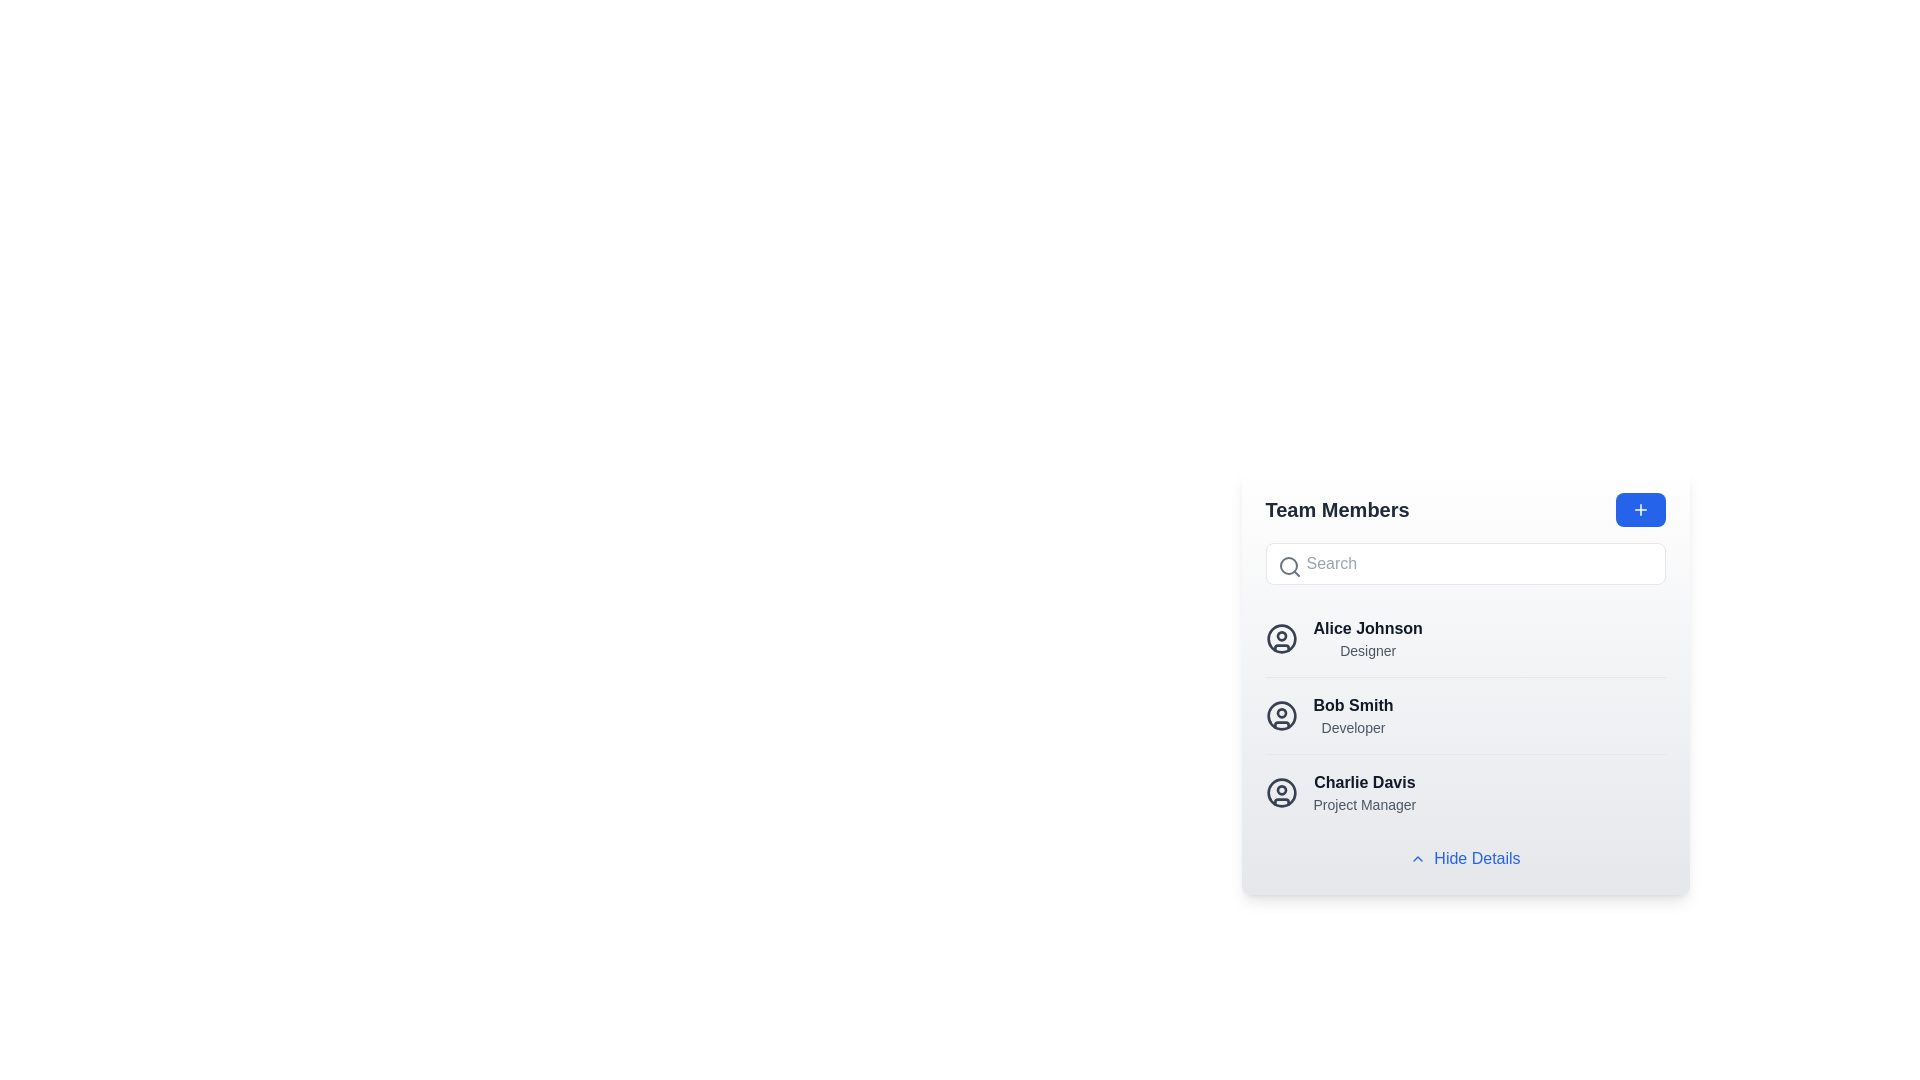 The image size is (1920, 1080). What do you see at coordinates (1281, 792) in the screenshot?
I see `the user profile icon representing Charlie Davis, located to the left of the 'Charlie Davis' text and 'Project Manager' subtitle in the third row of the 'Team Members' list section` at bounding box center [1281, 792].